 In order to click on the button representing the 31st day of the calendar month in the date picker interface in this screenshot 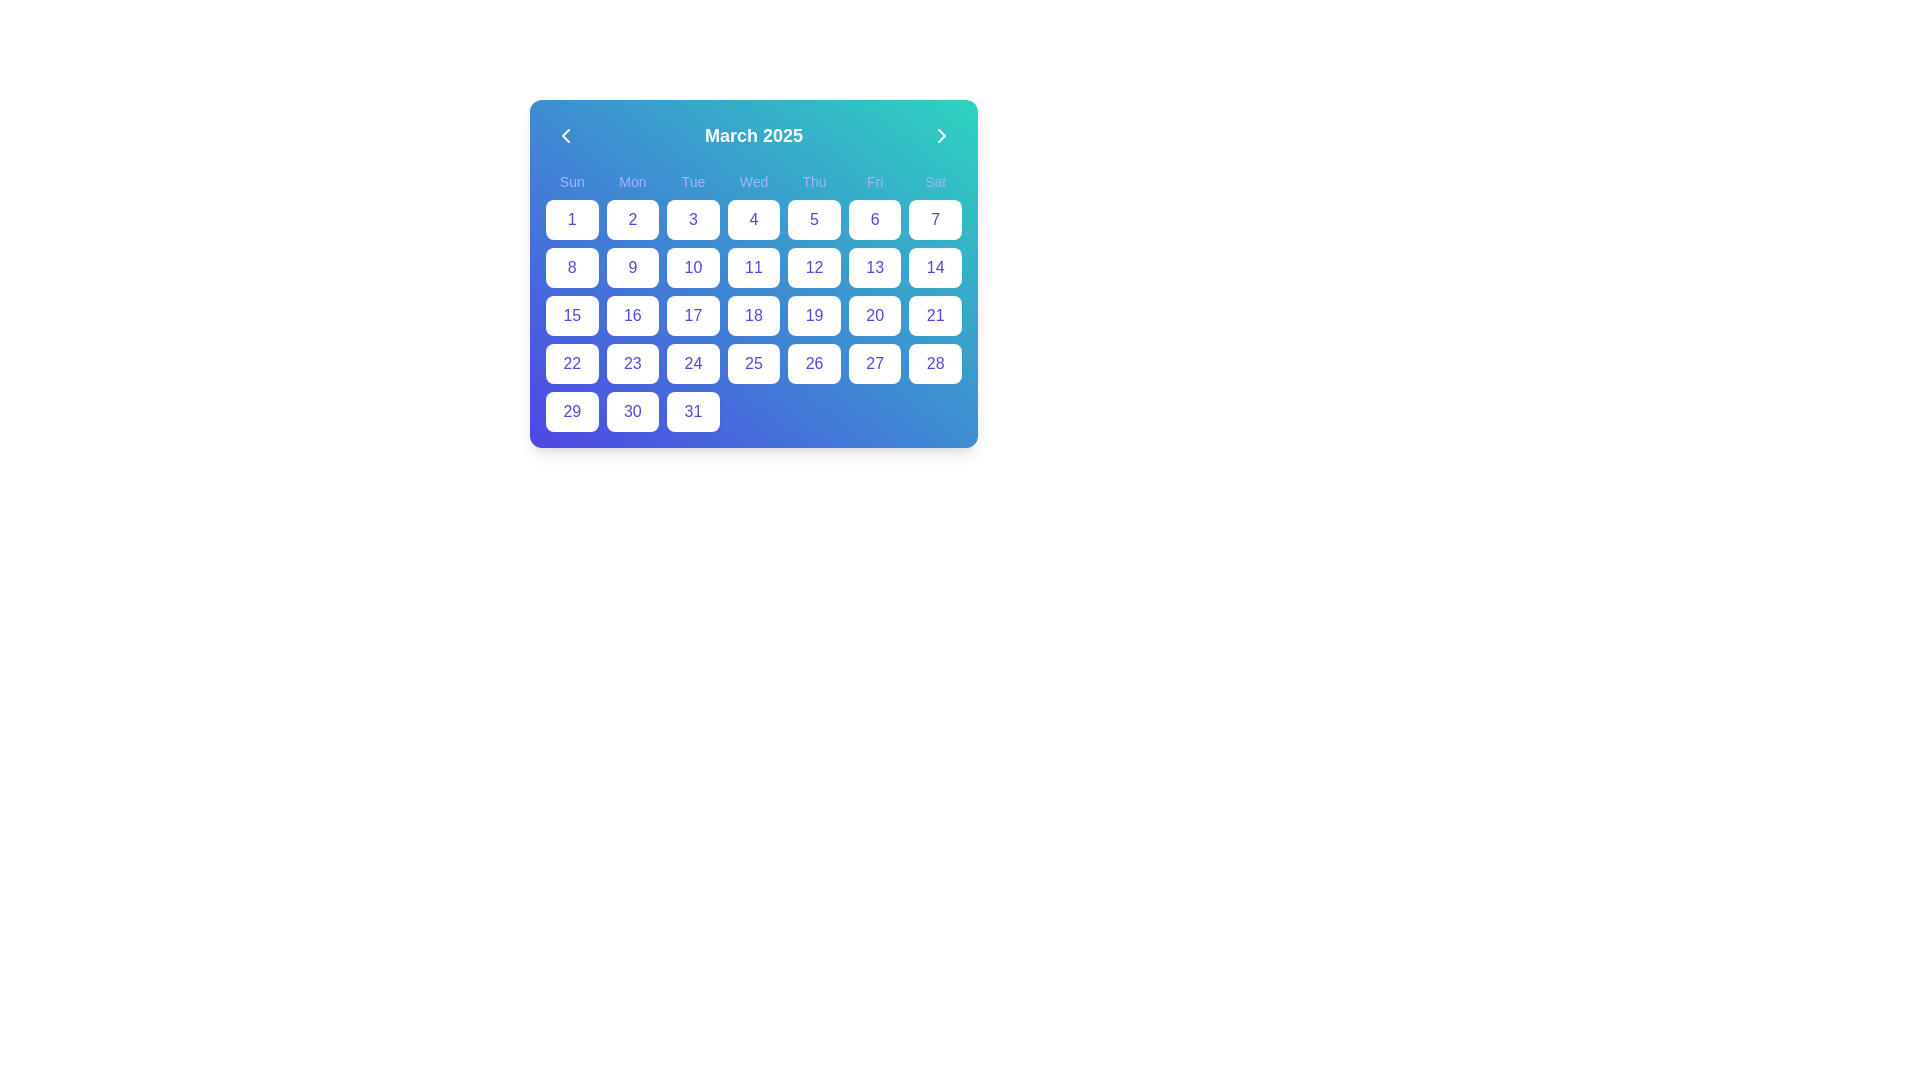, I will do `click(693, 411)`.